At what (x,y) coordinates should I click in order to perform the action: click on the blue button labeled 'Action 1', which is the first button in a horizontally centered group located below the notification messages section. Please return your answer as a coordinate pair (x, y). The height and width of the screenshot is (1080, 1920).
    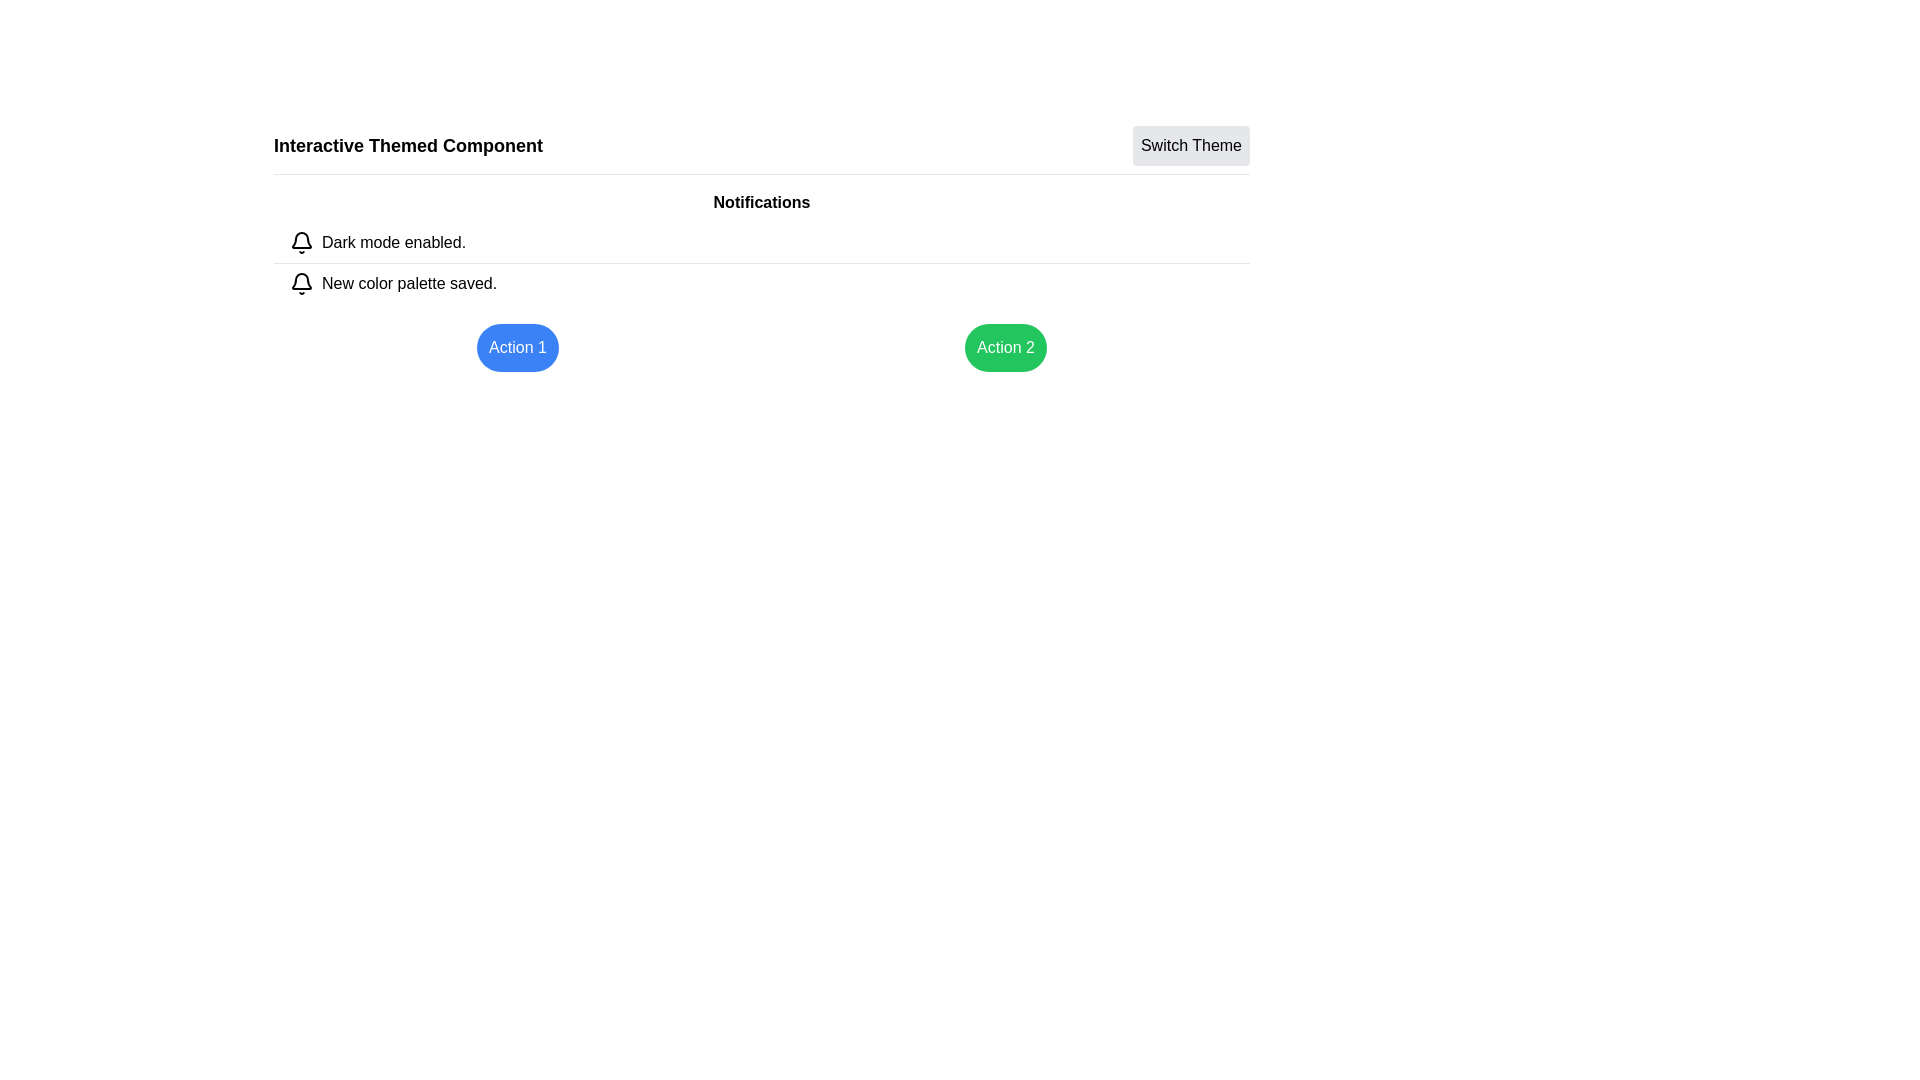
    Looking at the image, I should click on (518, 346).